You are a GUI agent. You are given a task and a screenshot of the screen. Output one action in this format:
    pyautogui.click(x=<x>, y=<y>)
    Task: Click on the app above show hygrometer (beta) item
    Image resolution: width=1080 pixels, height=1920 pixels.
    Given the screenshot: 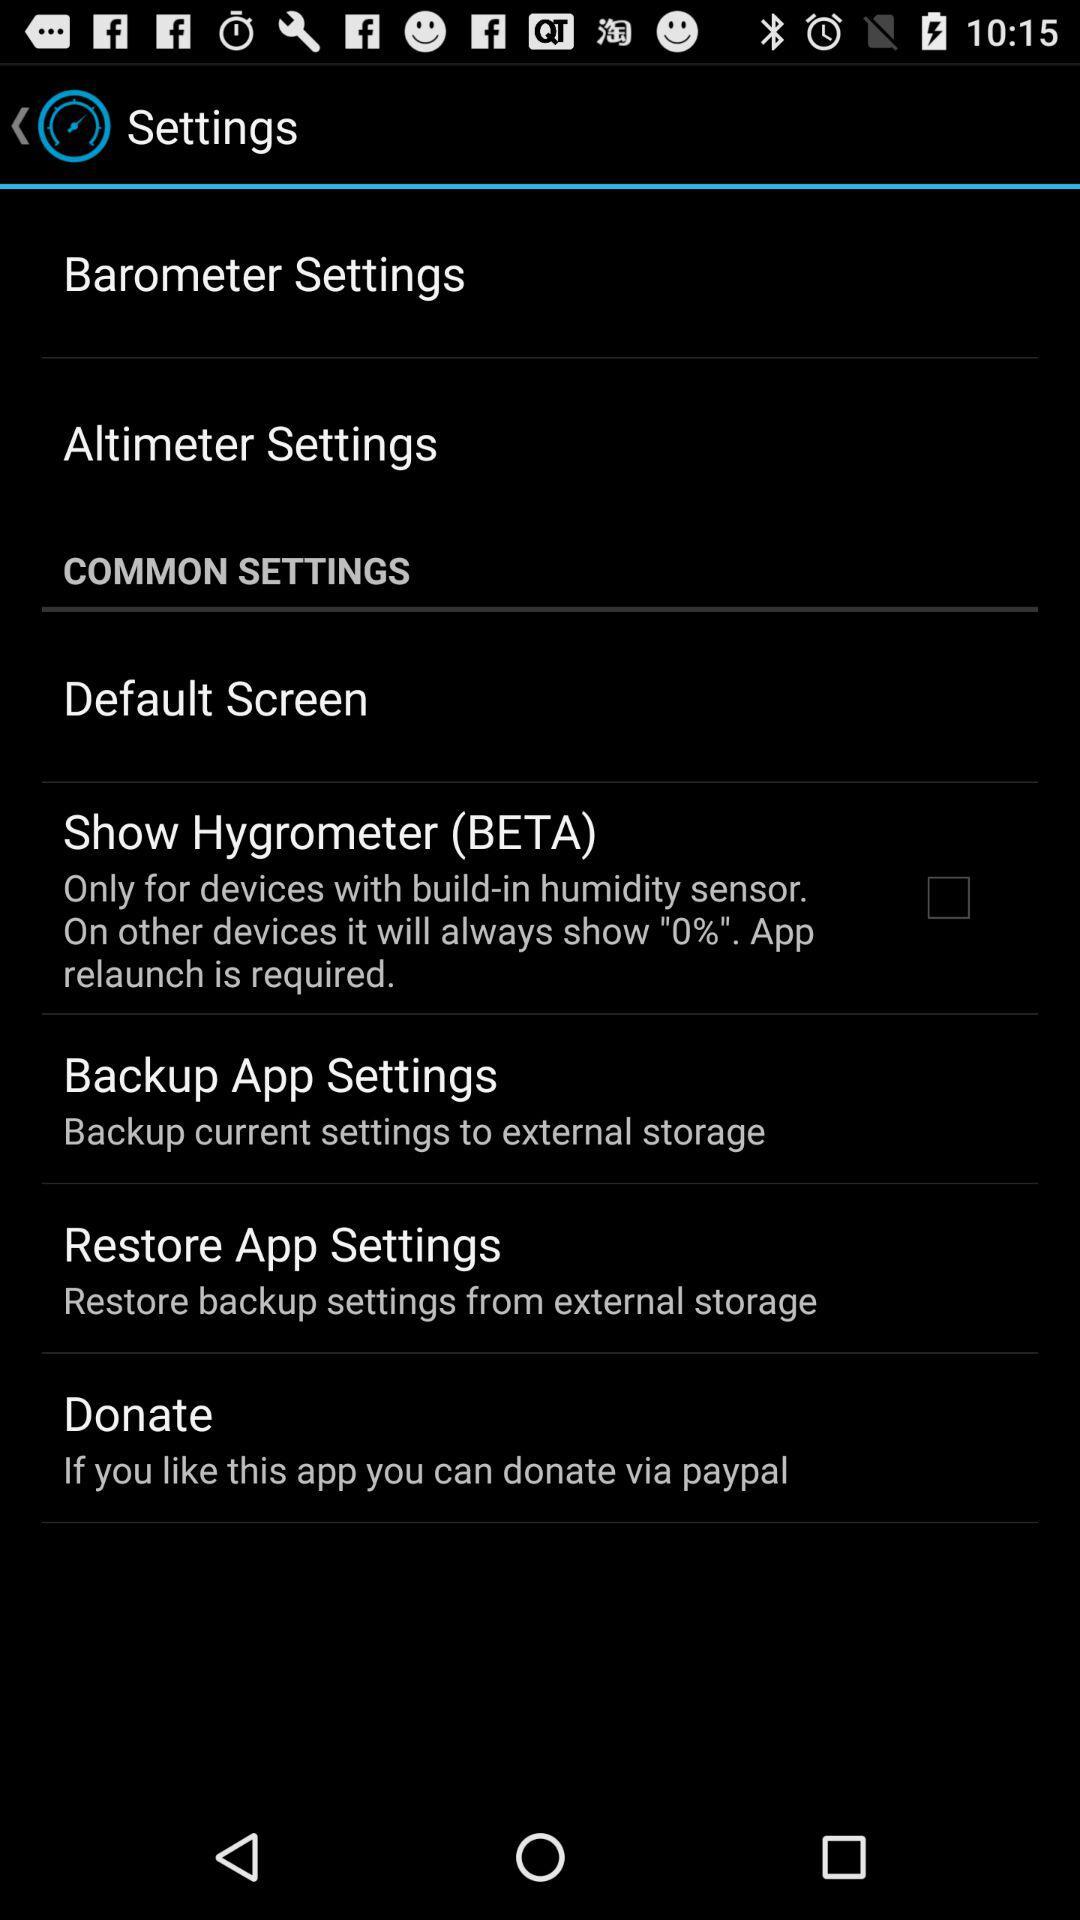 What is the action you would take?
    pyautogui.click(x=216, y=697)
    